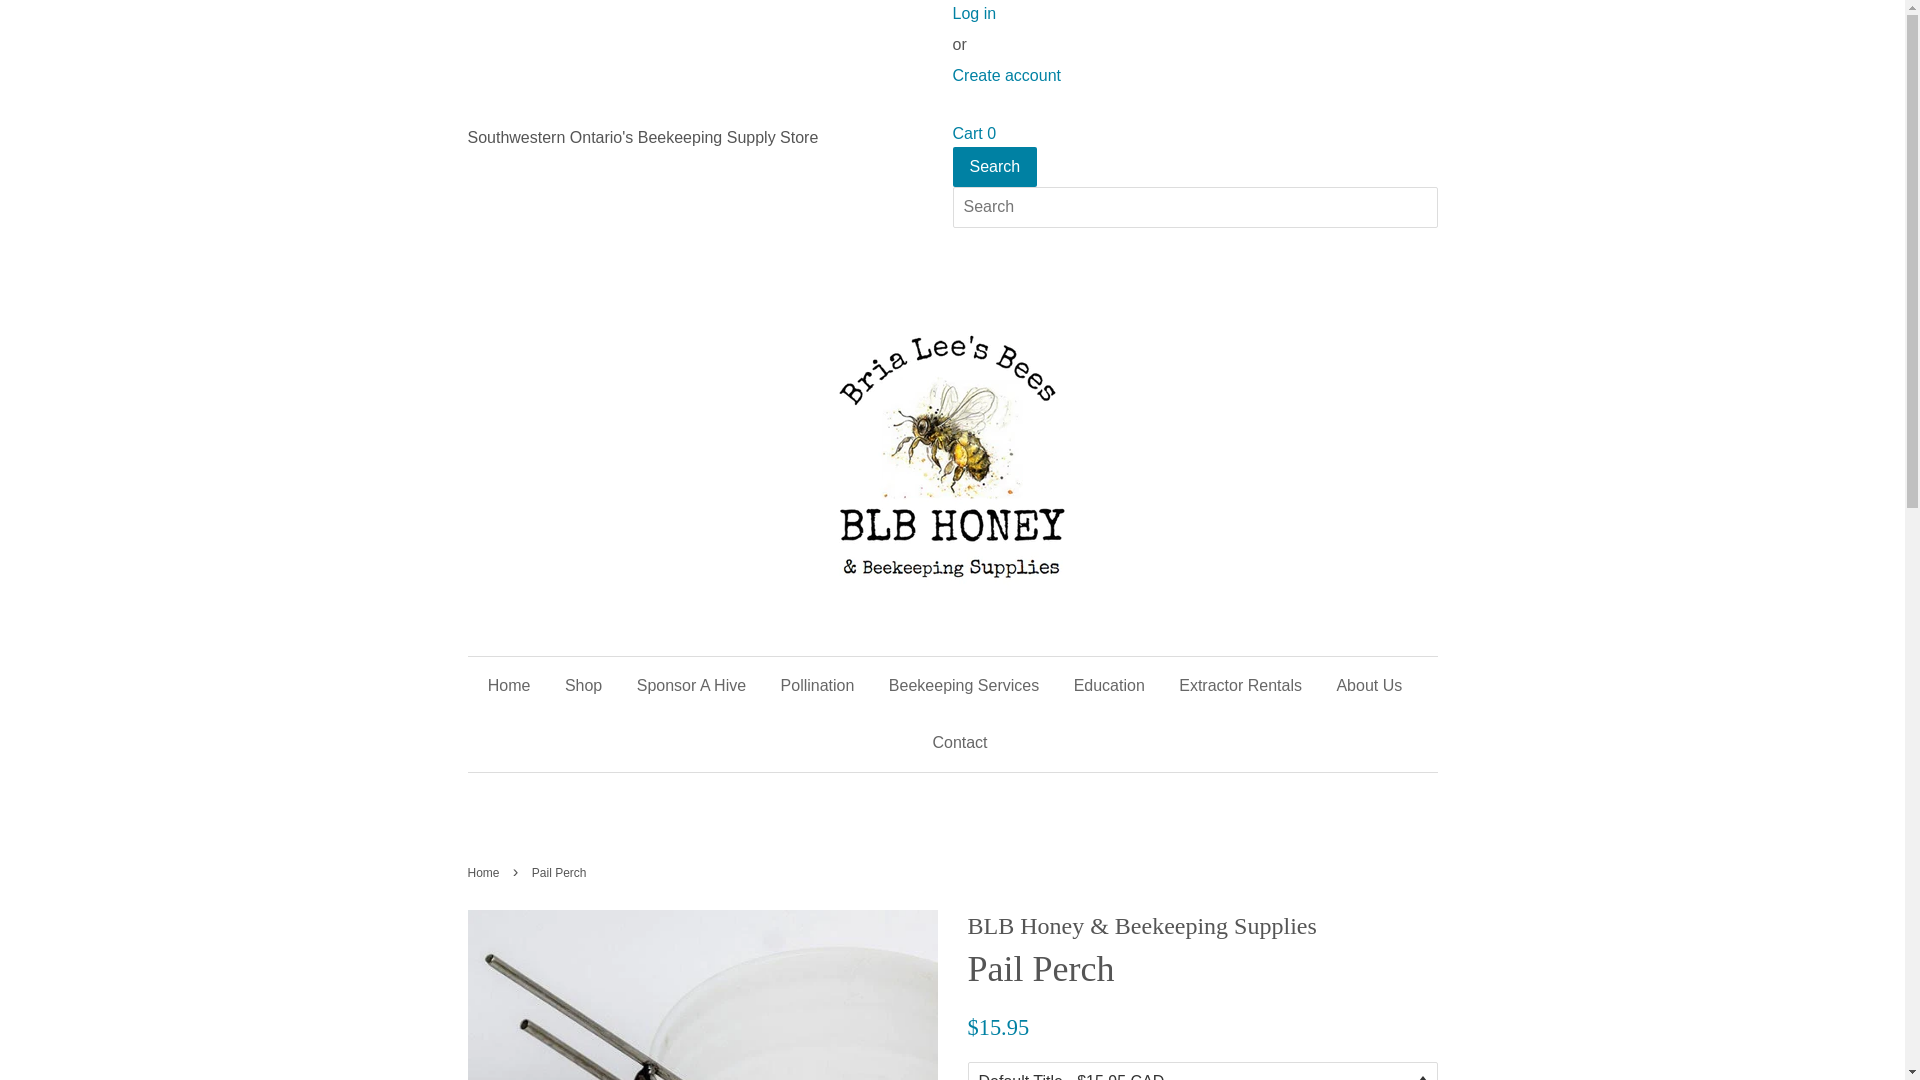 This screenshot has height=1080, width=1920. I want to click on 'Extractor Rentals', so click(1163, 684).